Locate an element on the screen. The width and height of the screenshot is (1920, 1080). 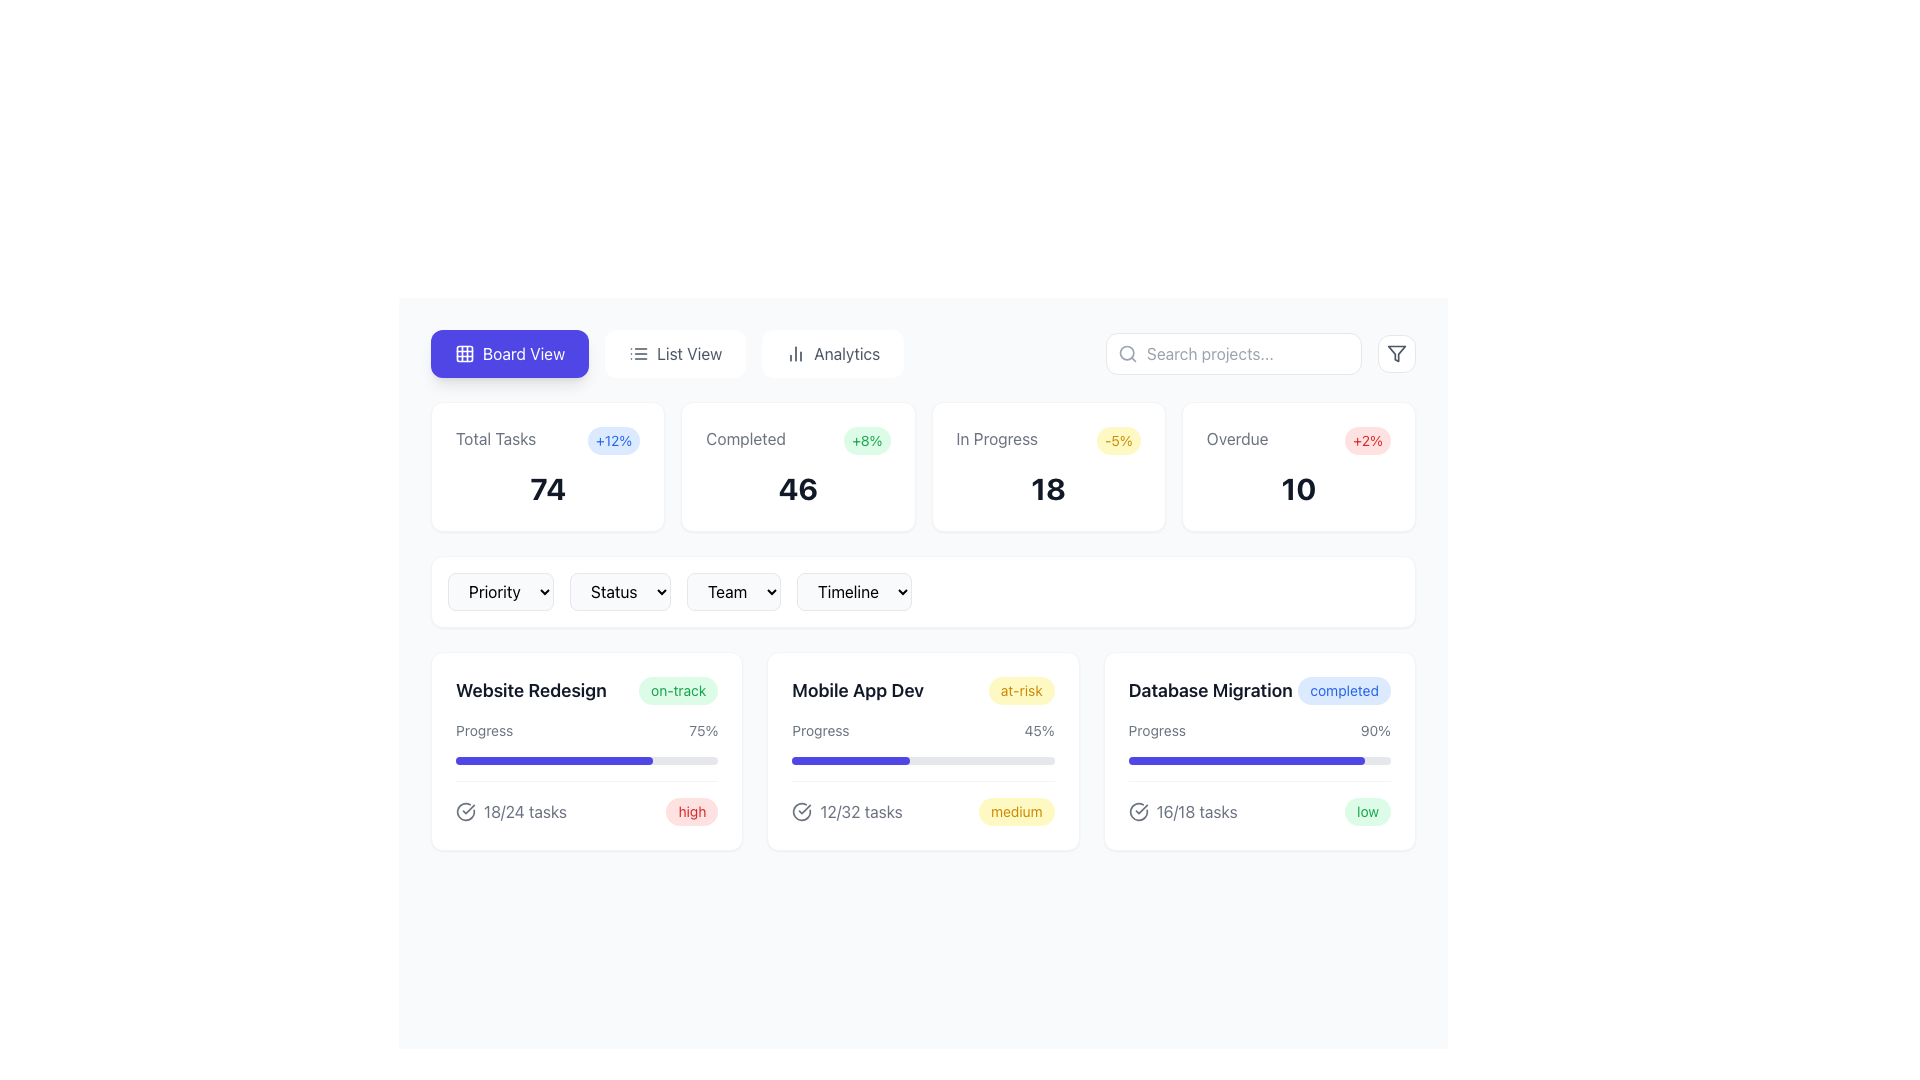
the value displayed on the pill-shaped red badge that shows '+2%' located in the 'Overdue' section of the dashboard, positioned to the right of the 'Overdue' label is located at coordinates (1367, 439).